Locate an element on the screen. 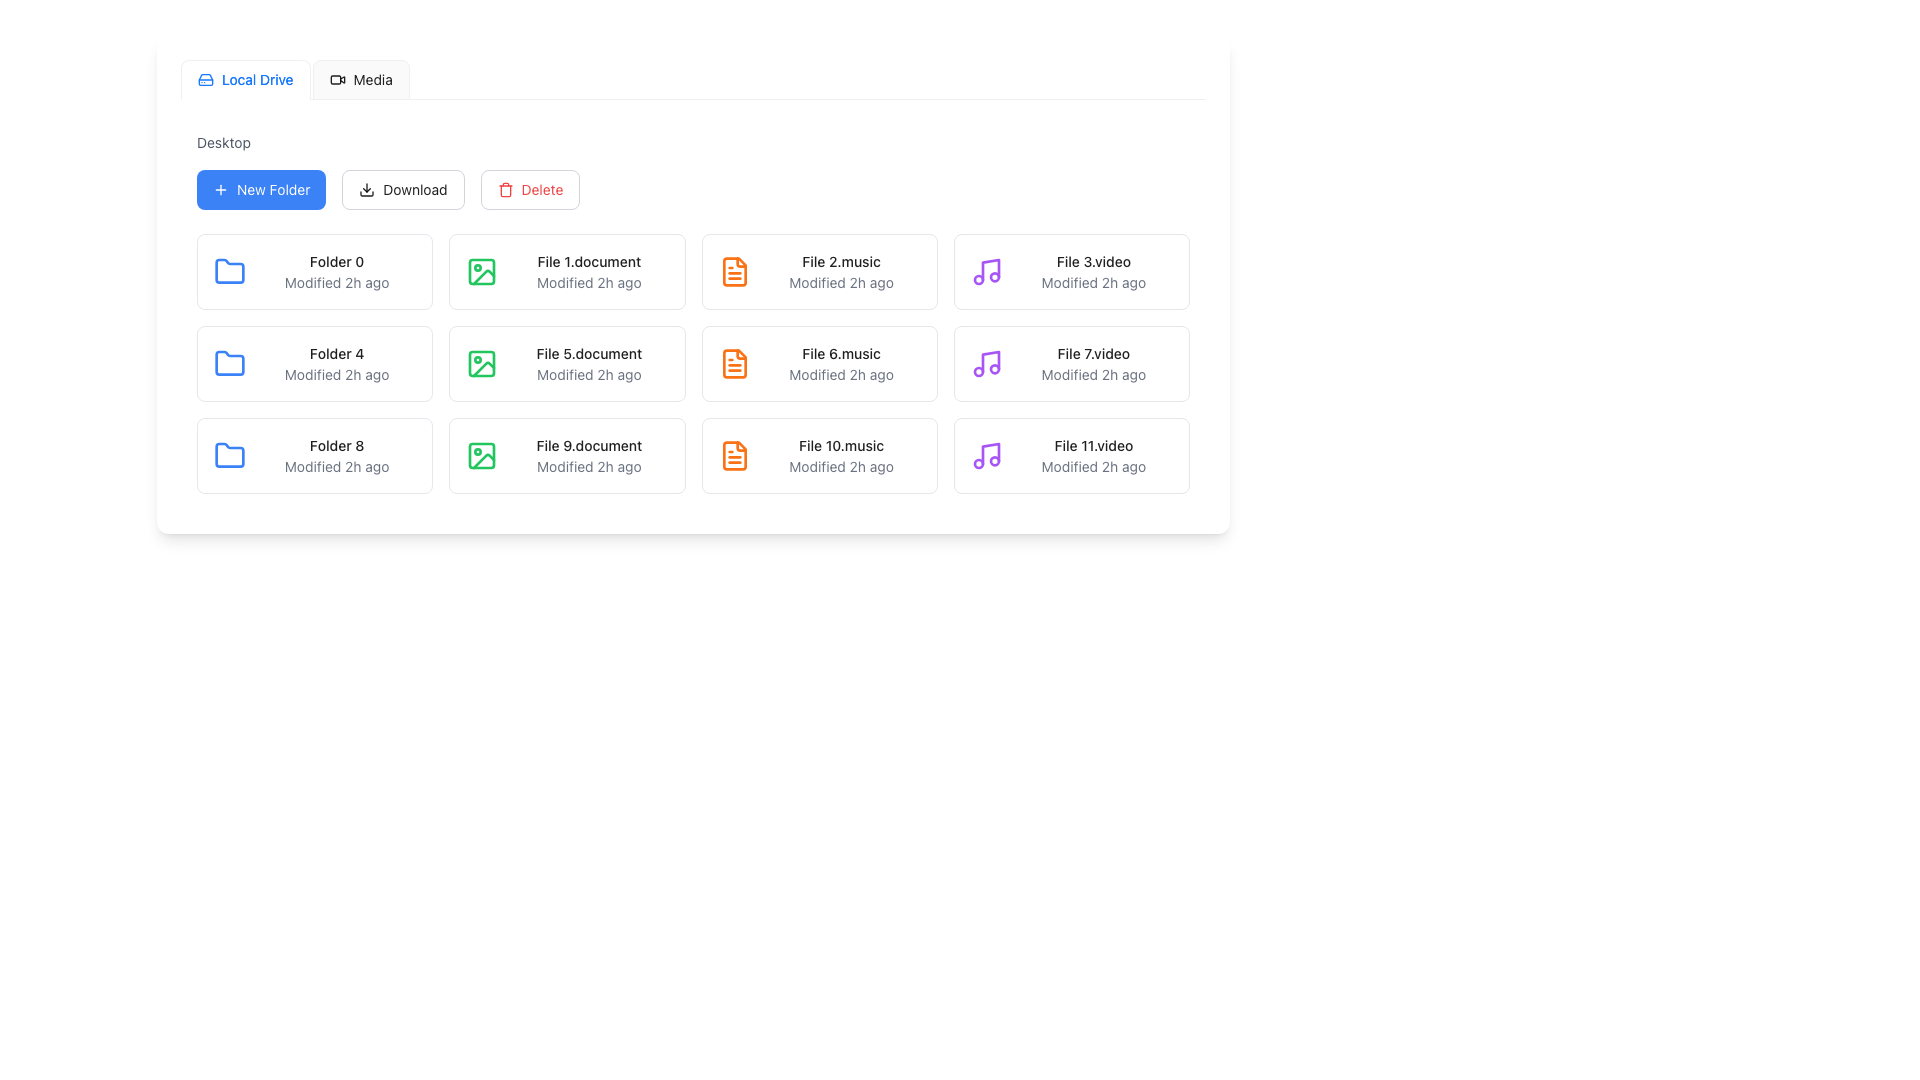  the text label representing the file named 'File 7.video' is located at coordinates (1092, 353).